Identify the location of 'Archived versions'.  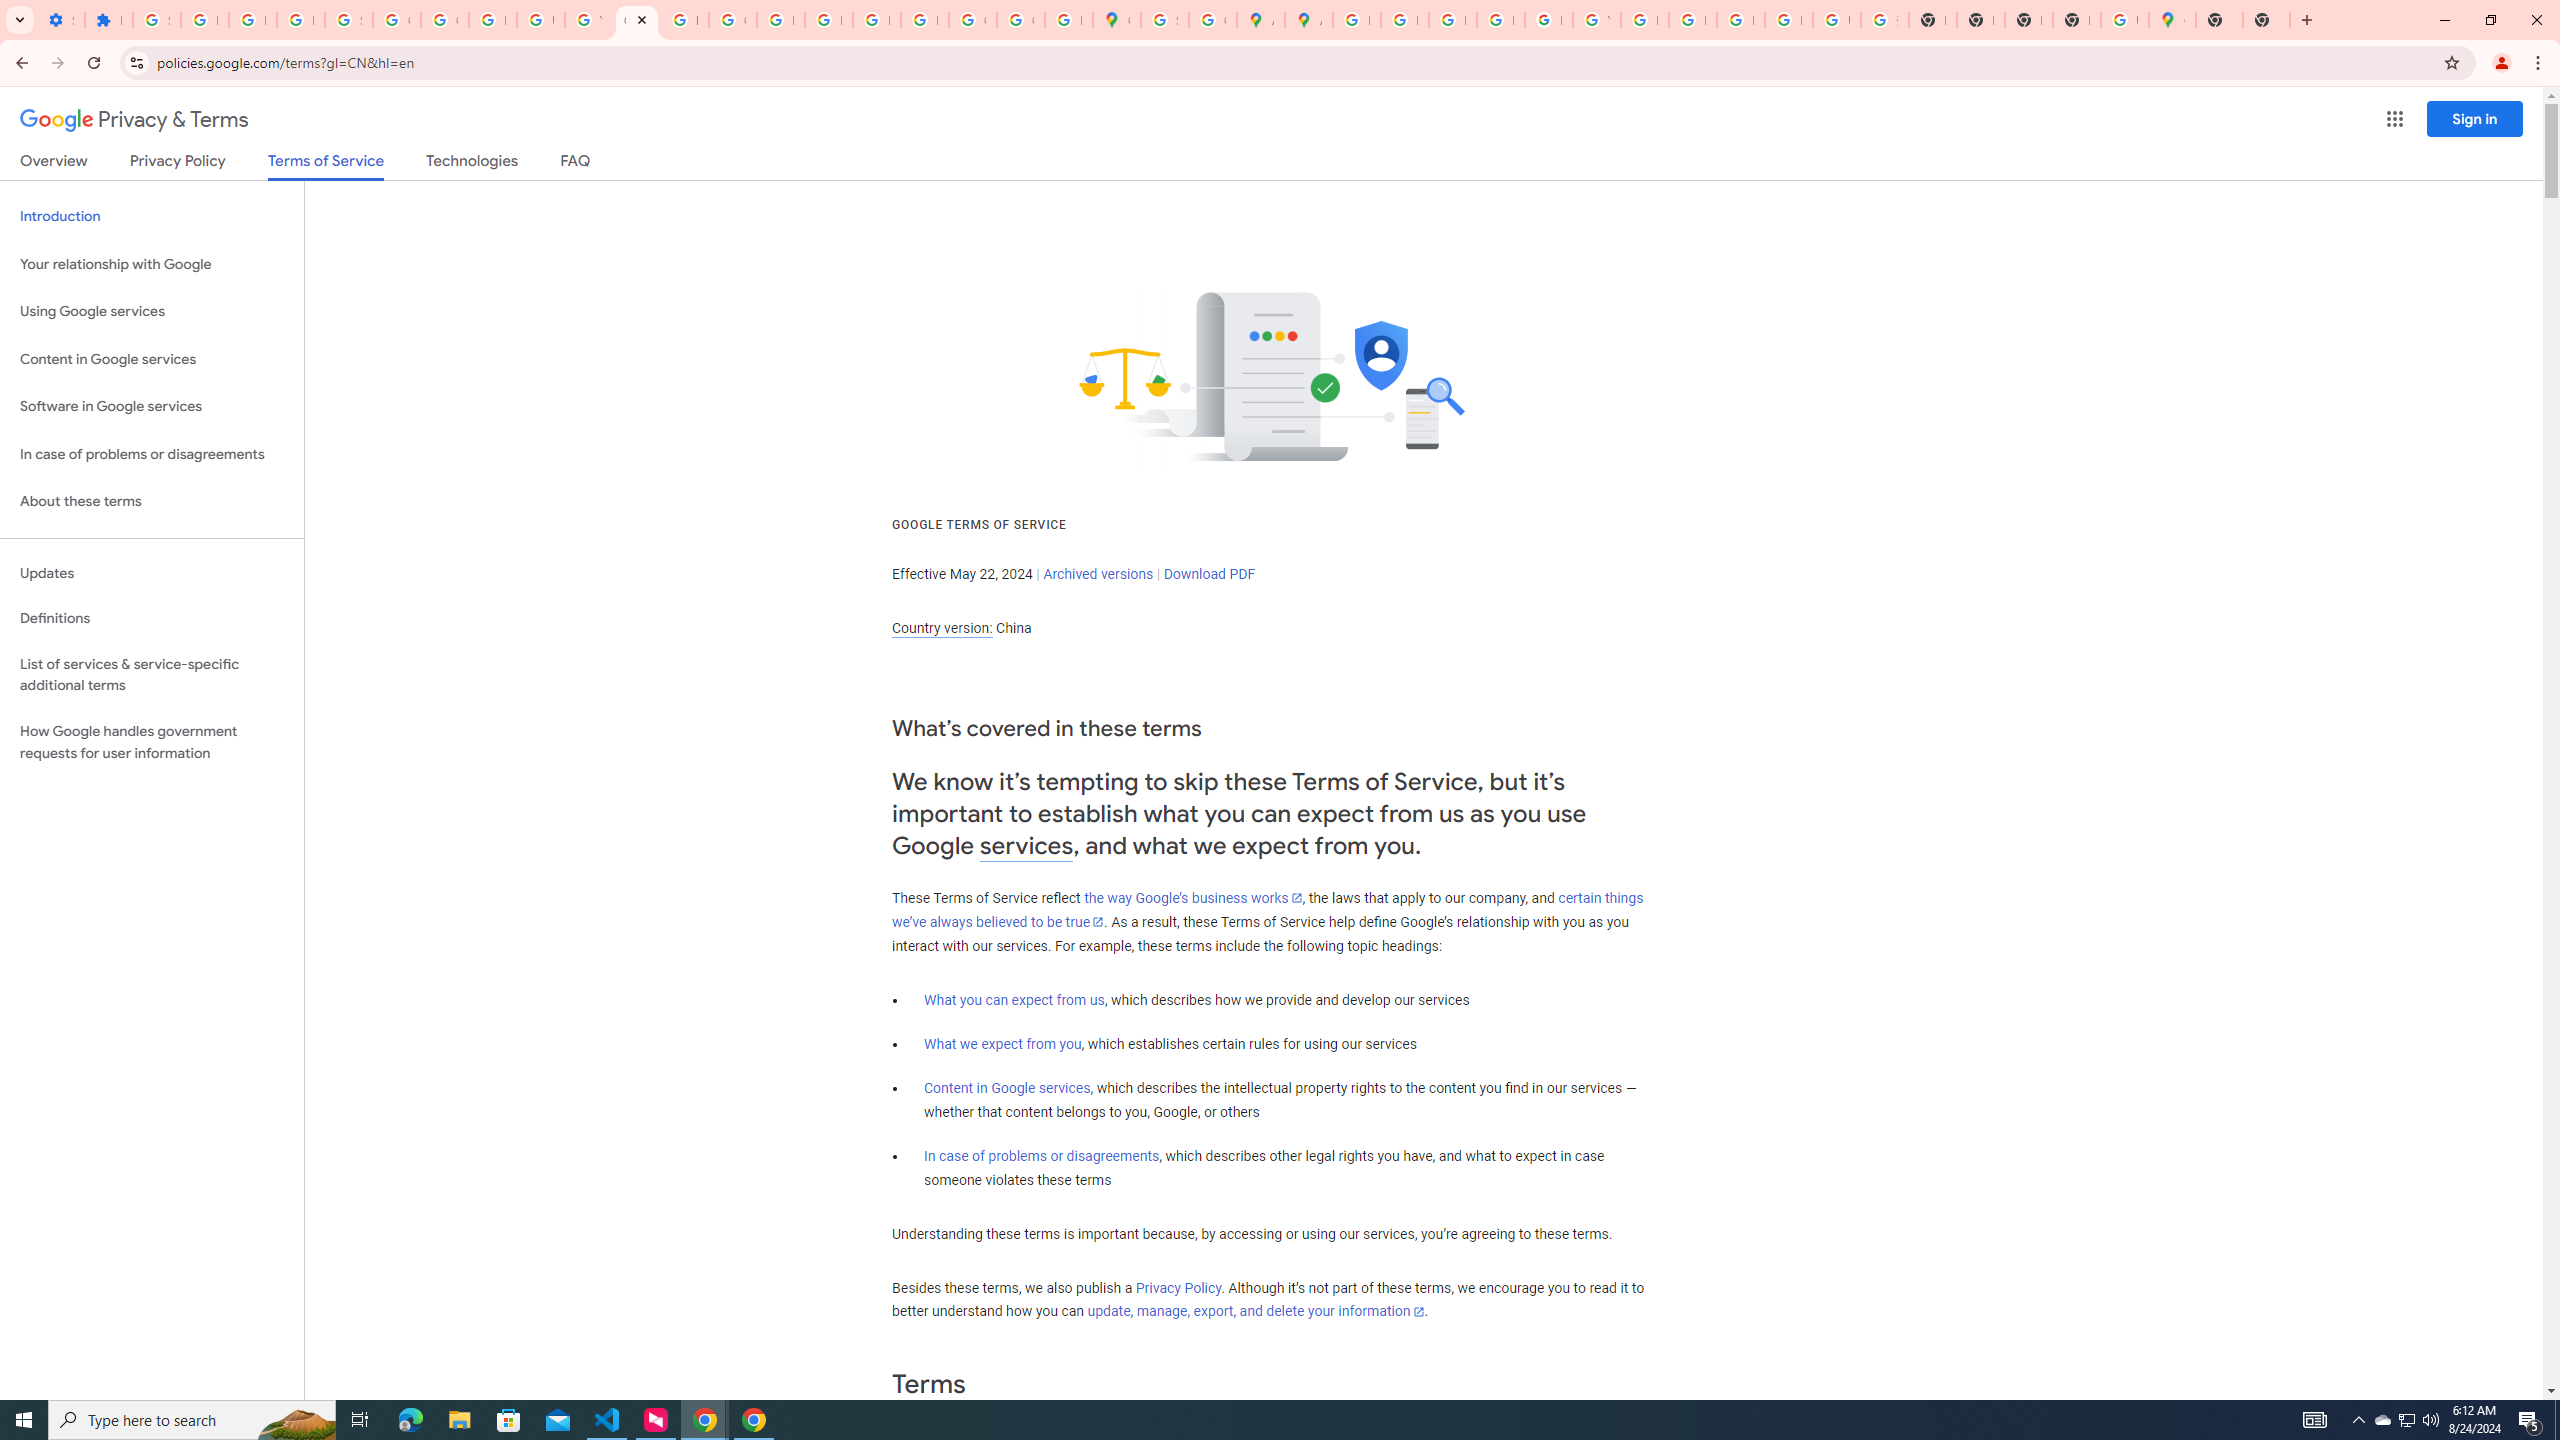
(1097, 572).